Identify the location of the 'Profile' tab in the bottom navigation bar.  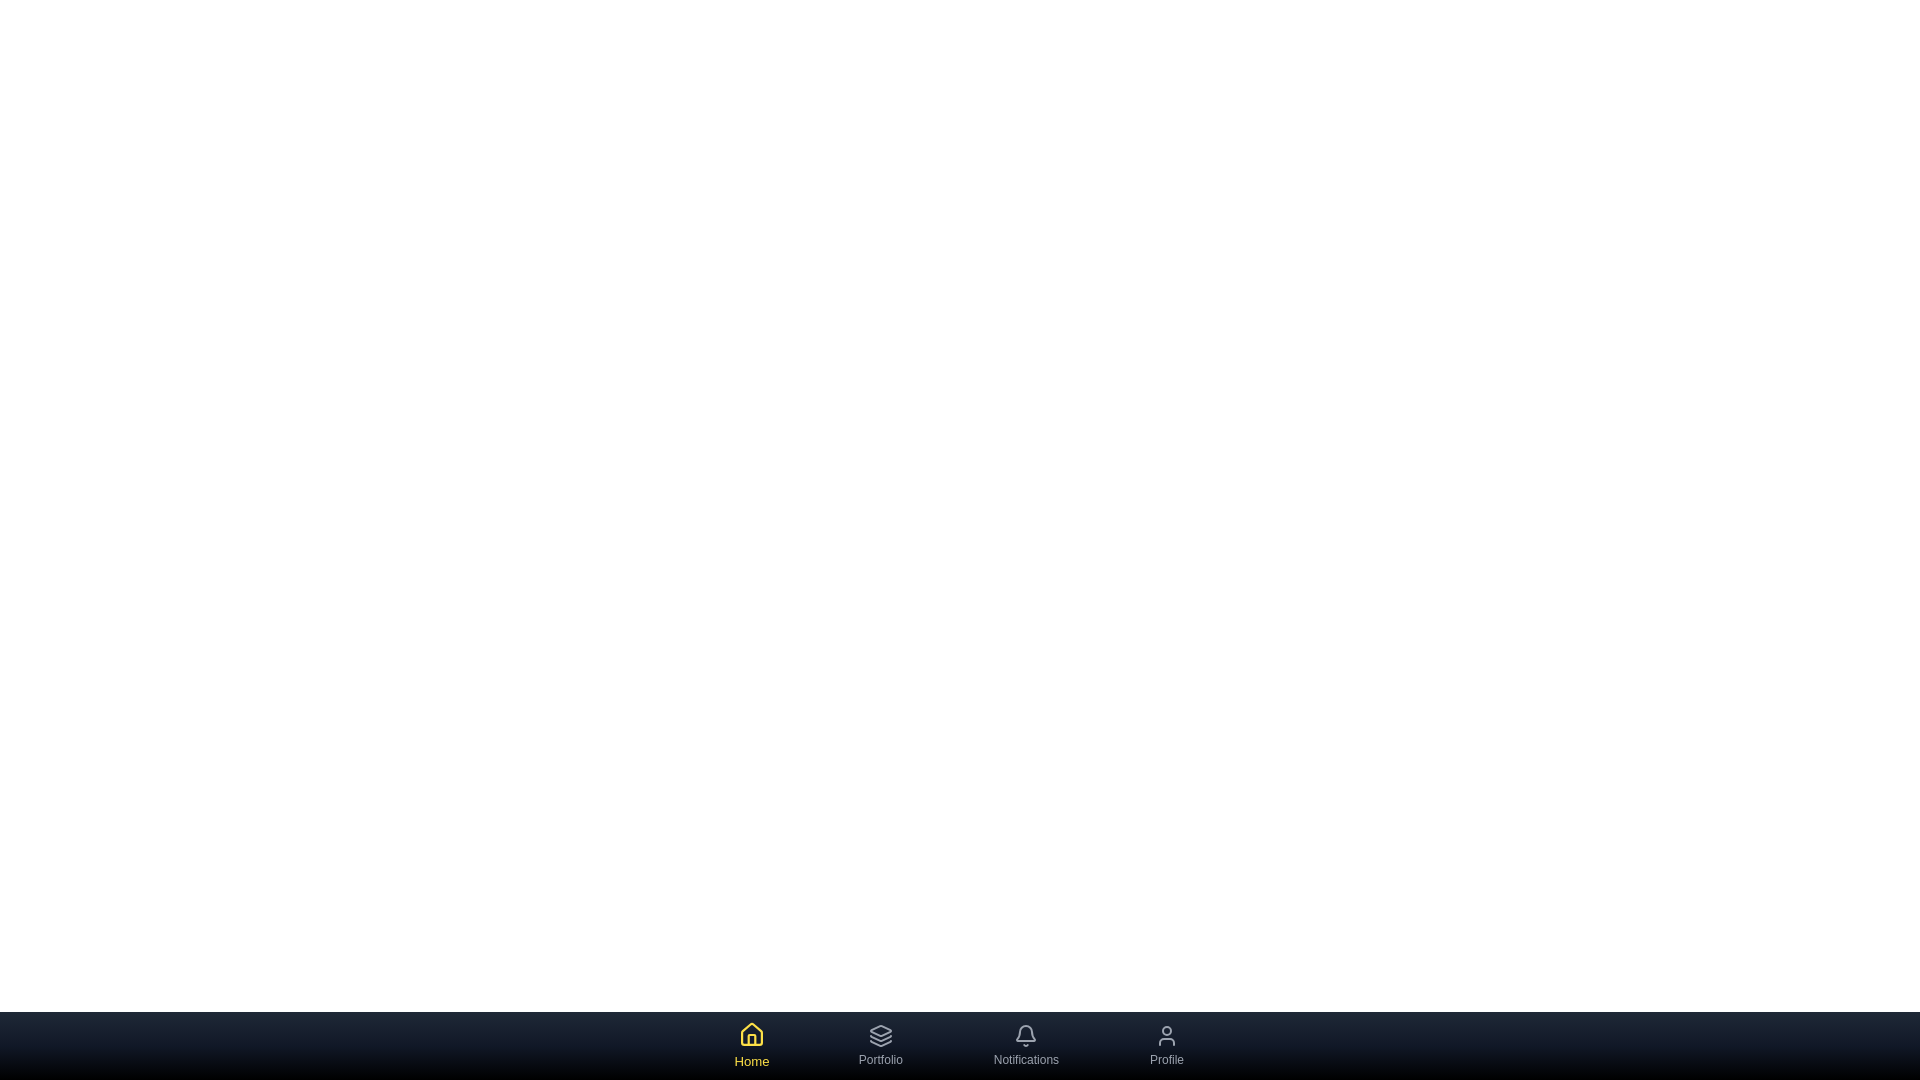
(1166, 1044).